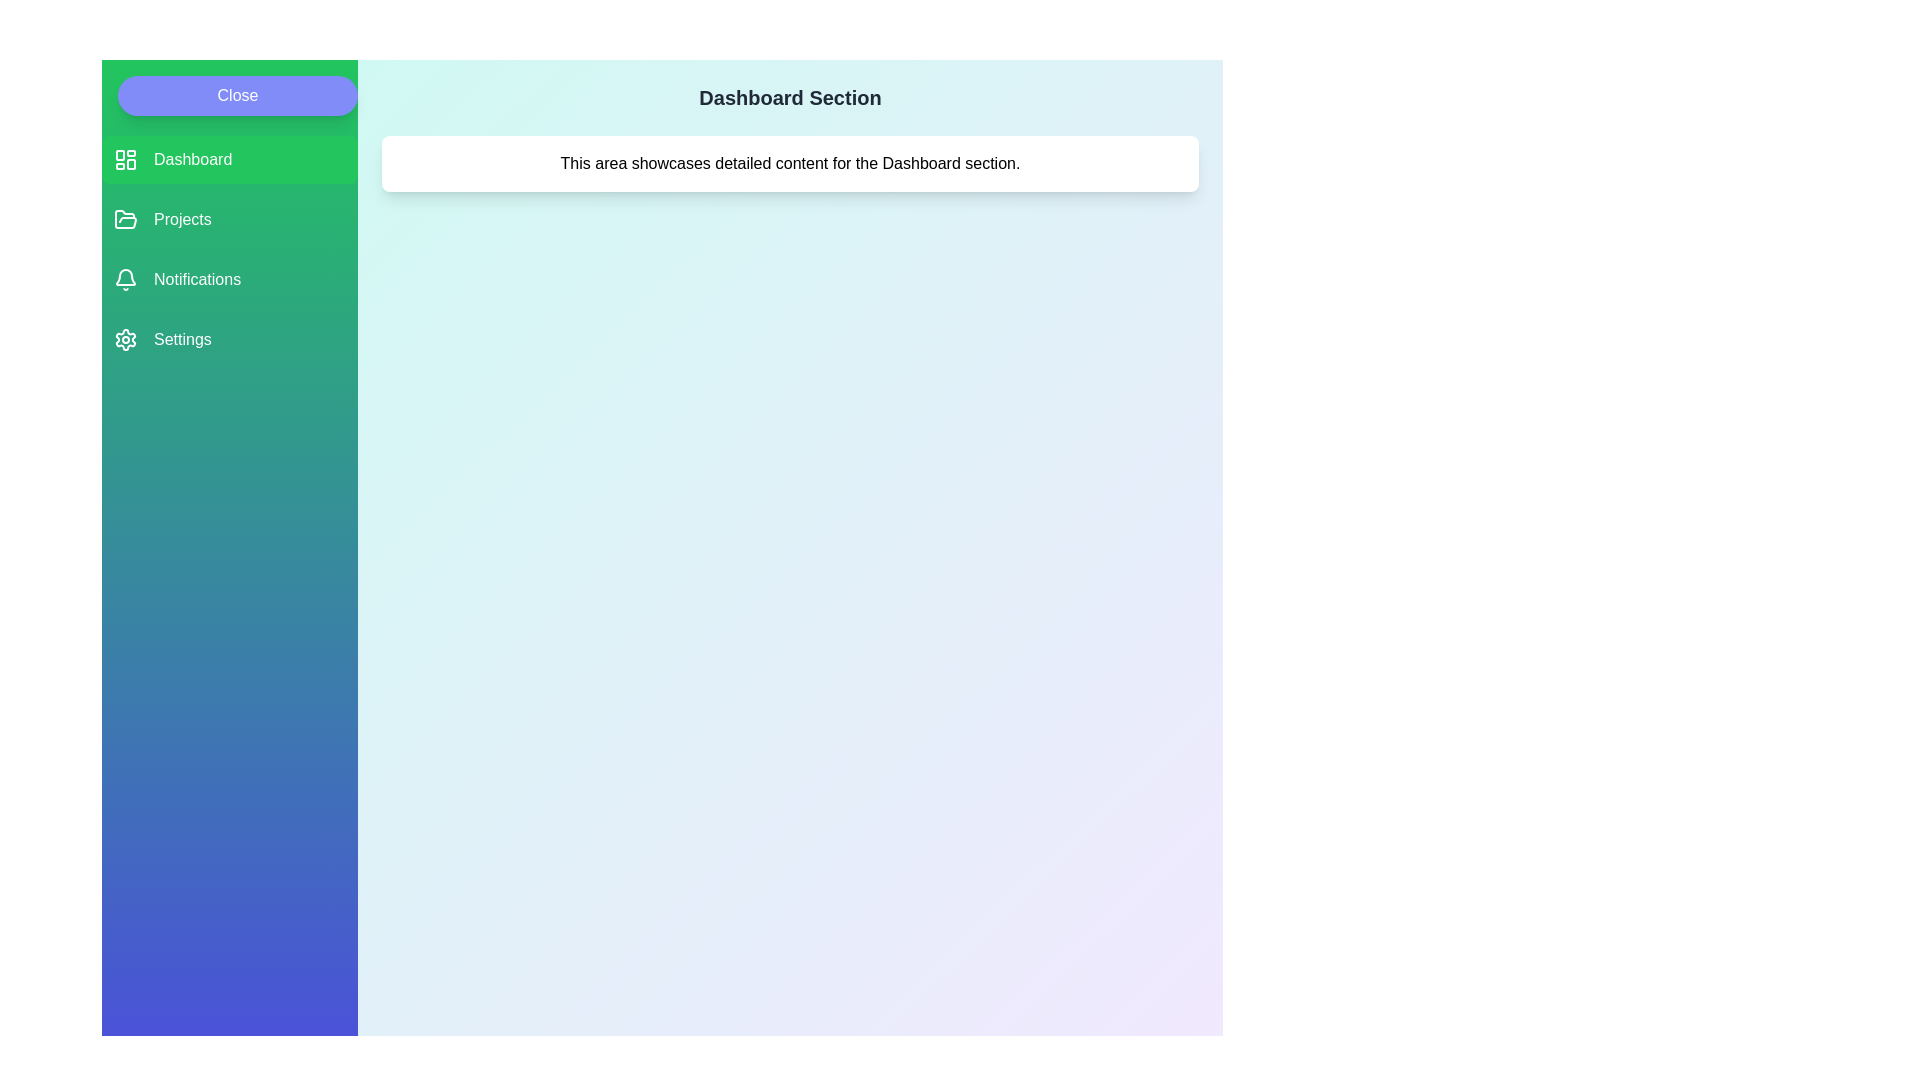 The image size is (1920, 1080). Describe the element at coordinates (230, 158) in the screenshot. I see `the menu item labeled Dashboard to see its hover effect` at that location.